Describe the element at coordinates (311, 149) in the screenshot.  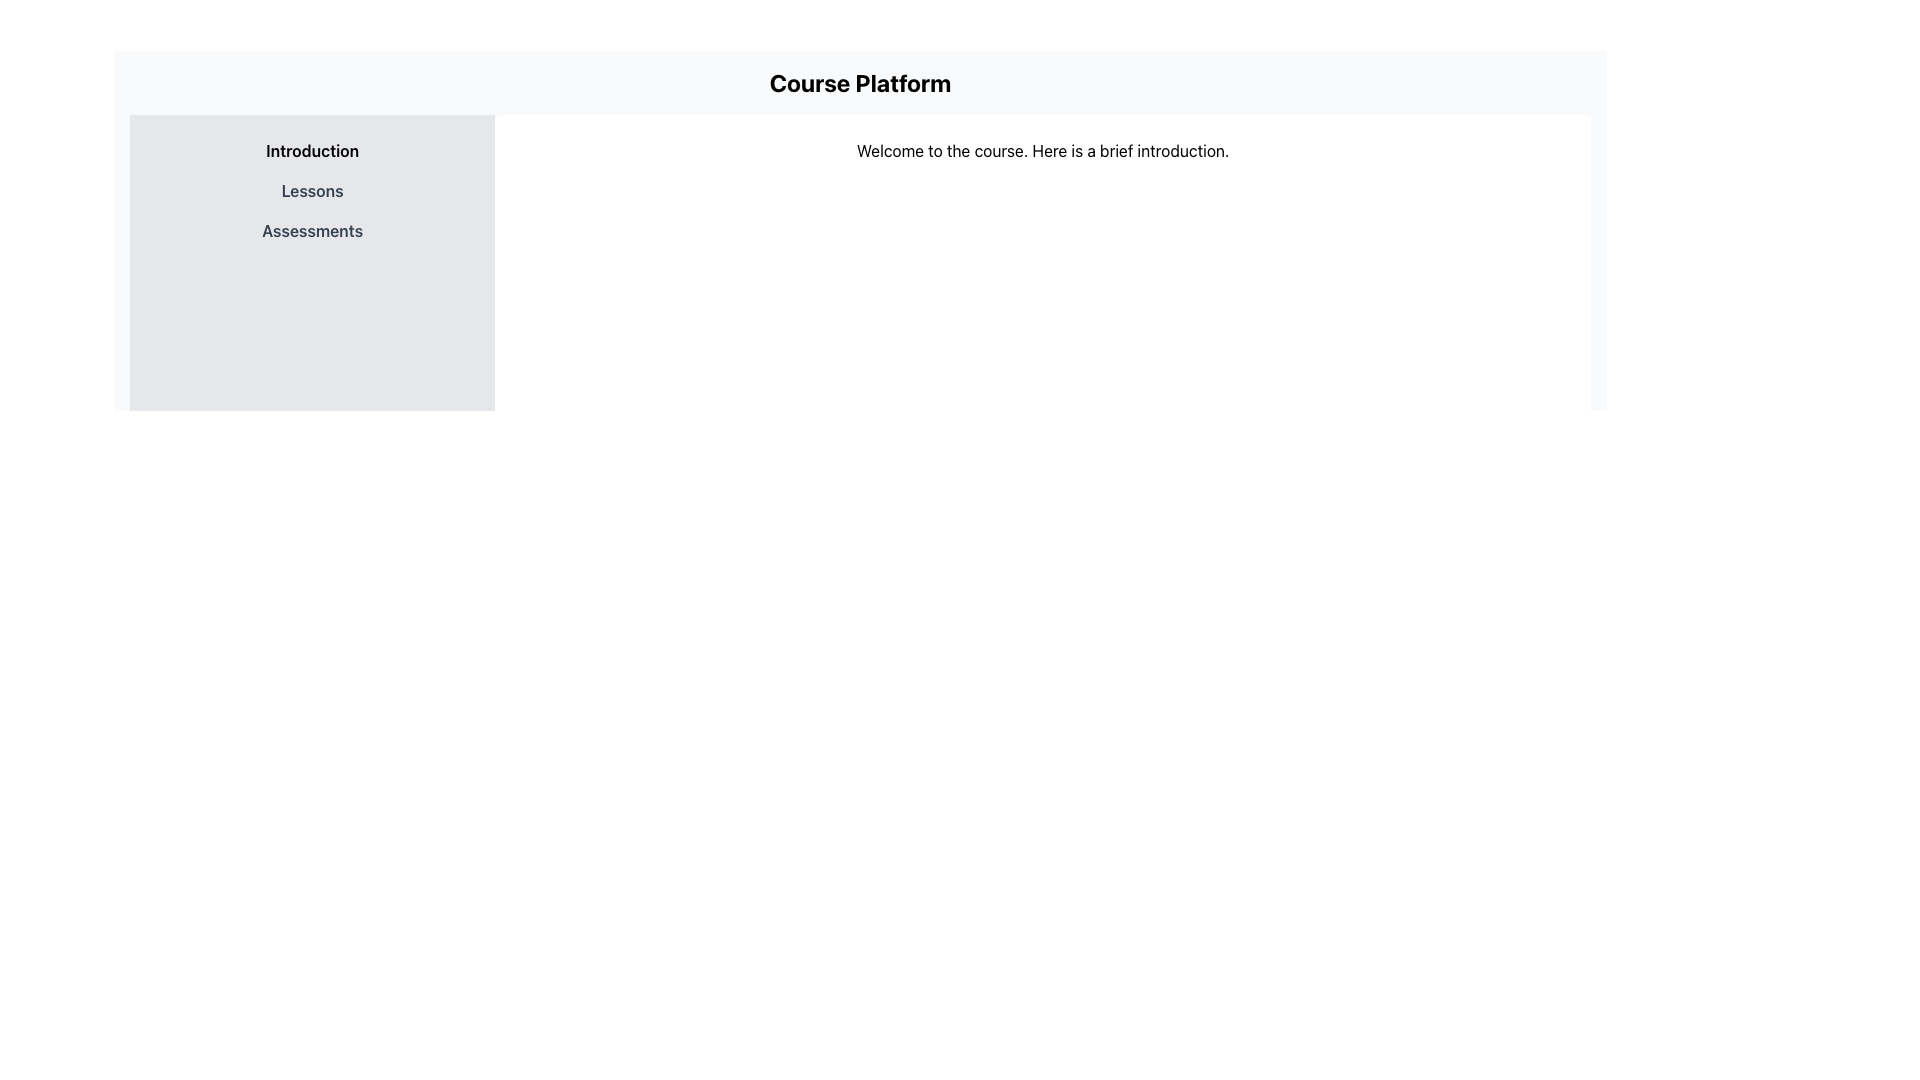
I see `the 'Introduction' static text label located at the top of the vertical list in the left sidebar of the application` at that location.